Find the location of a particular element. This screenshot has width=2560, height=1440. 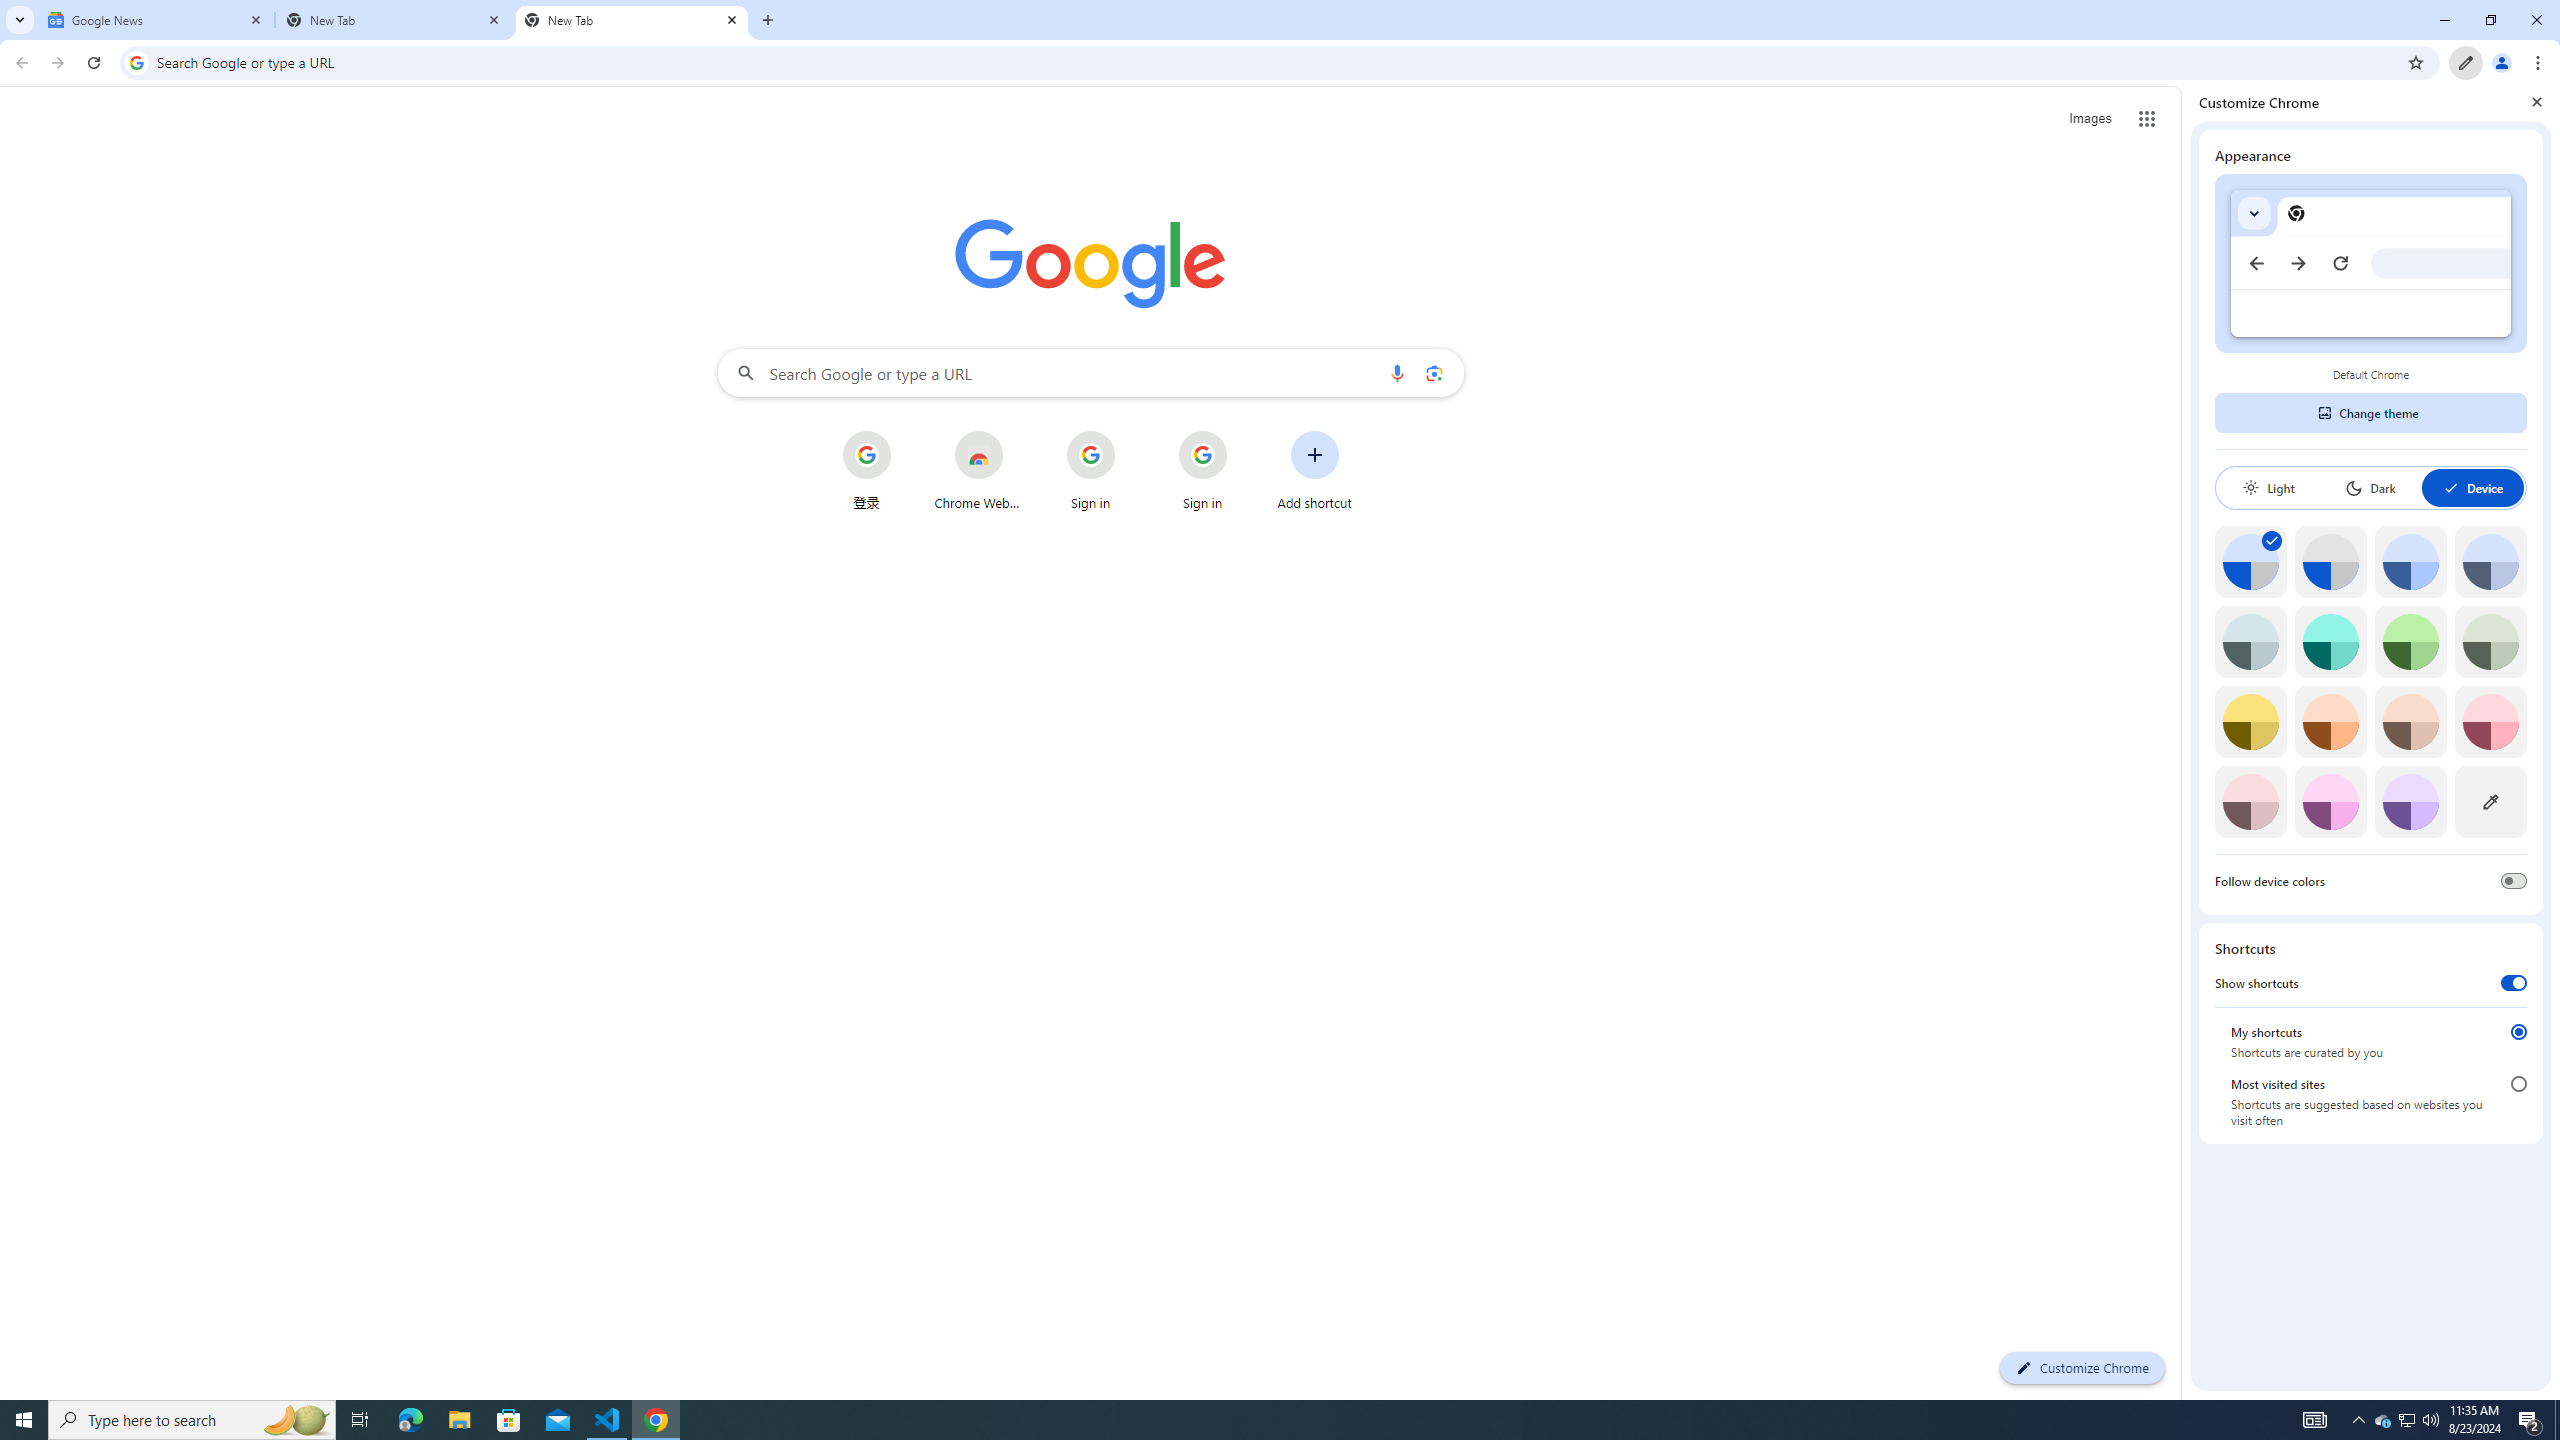

'More actions for Chrome Web Store shortcut' is located at coordinates (1018, 432).